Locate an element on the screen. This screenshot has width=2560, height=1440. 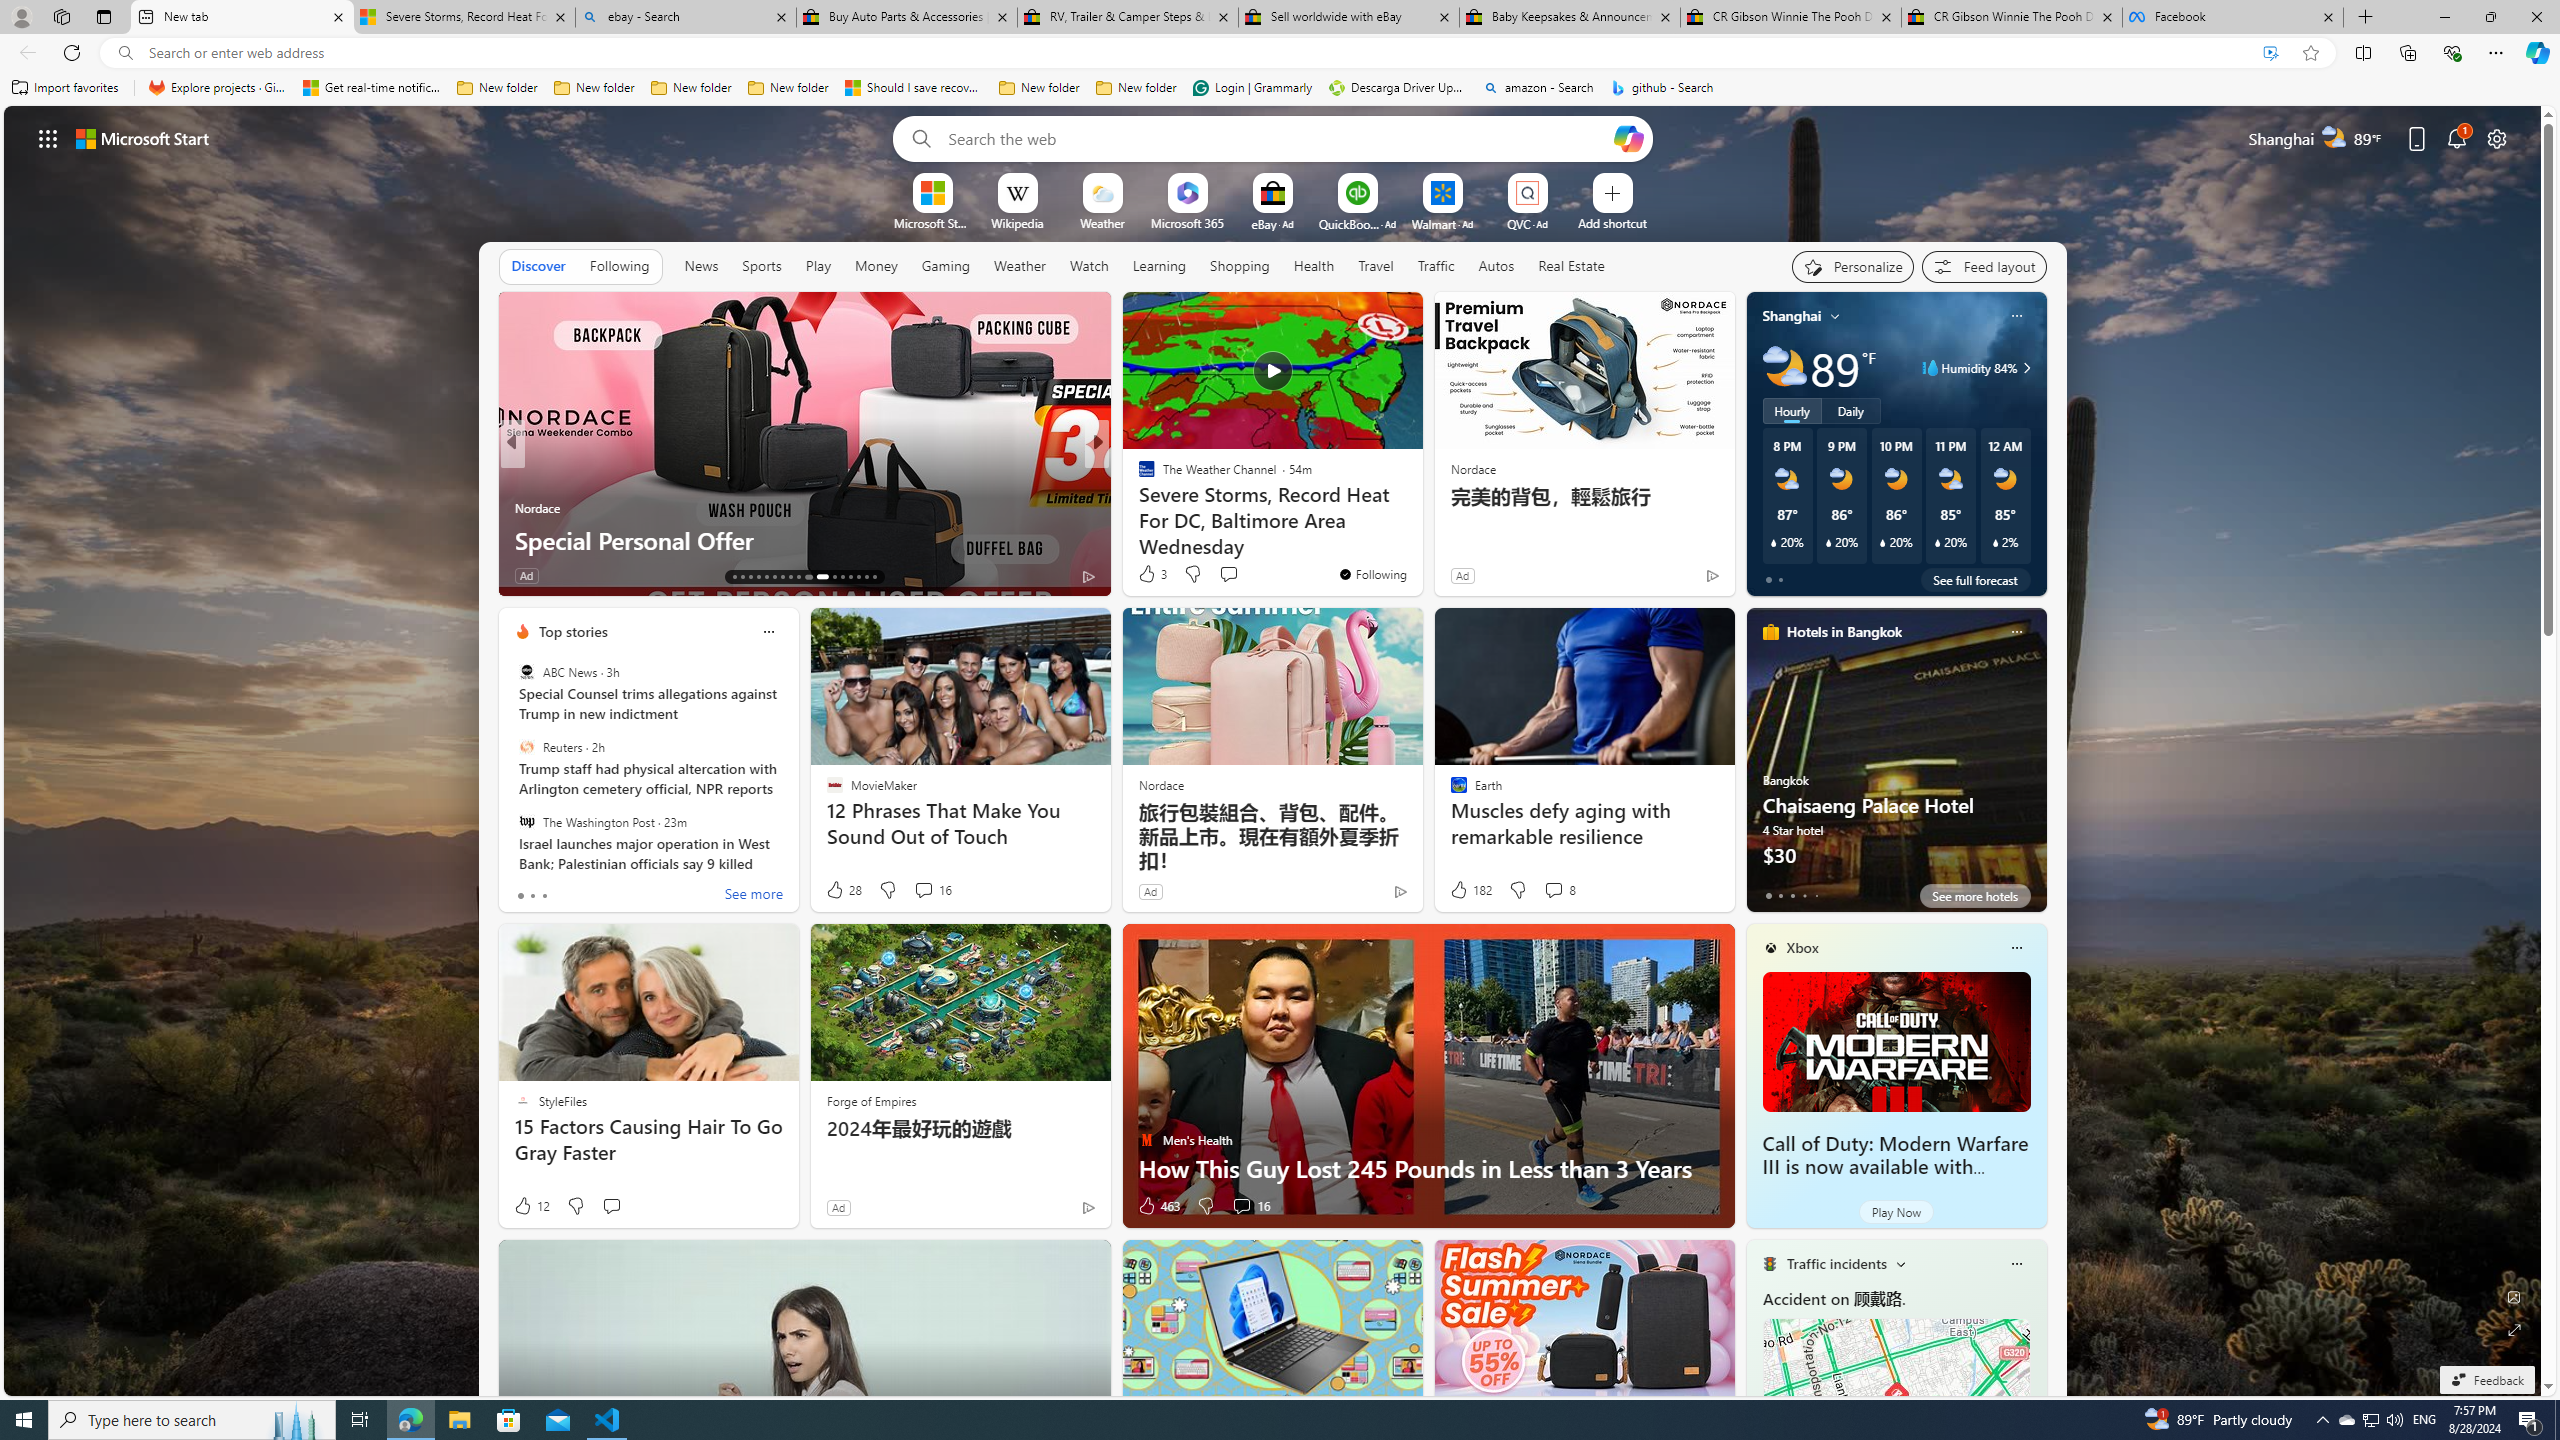
'Back' is located at coordinates (24, 51).